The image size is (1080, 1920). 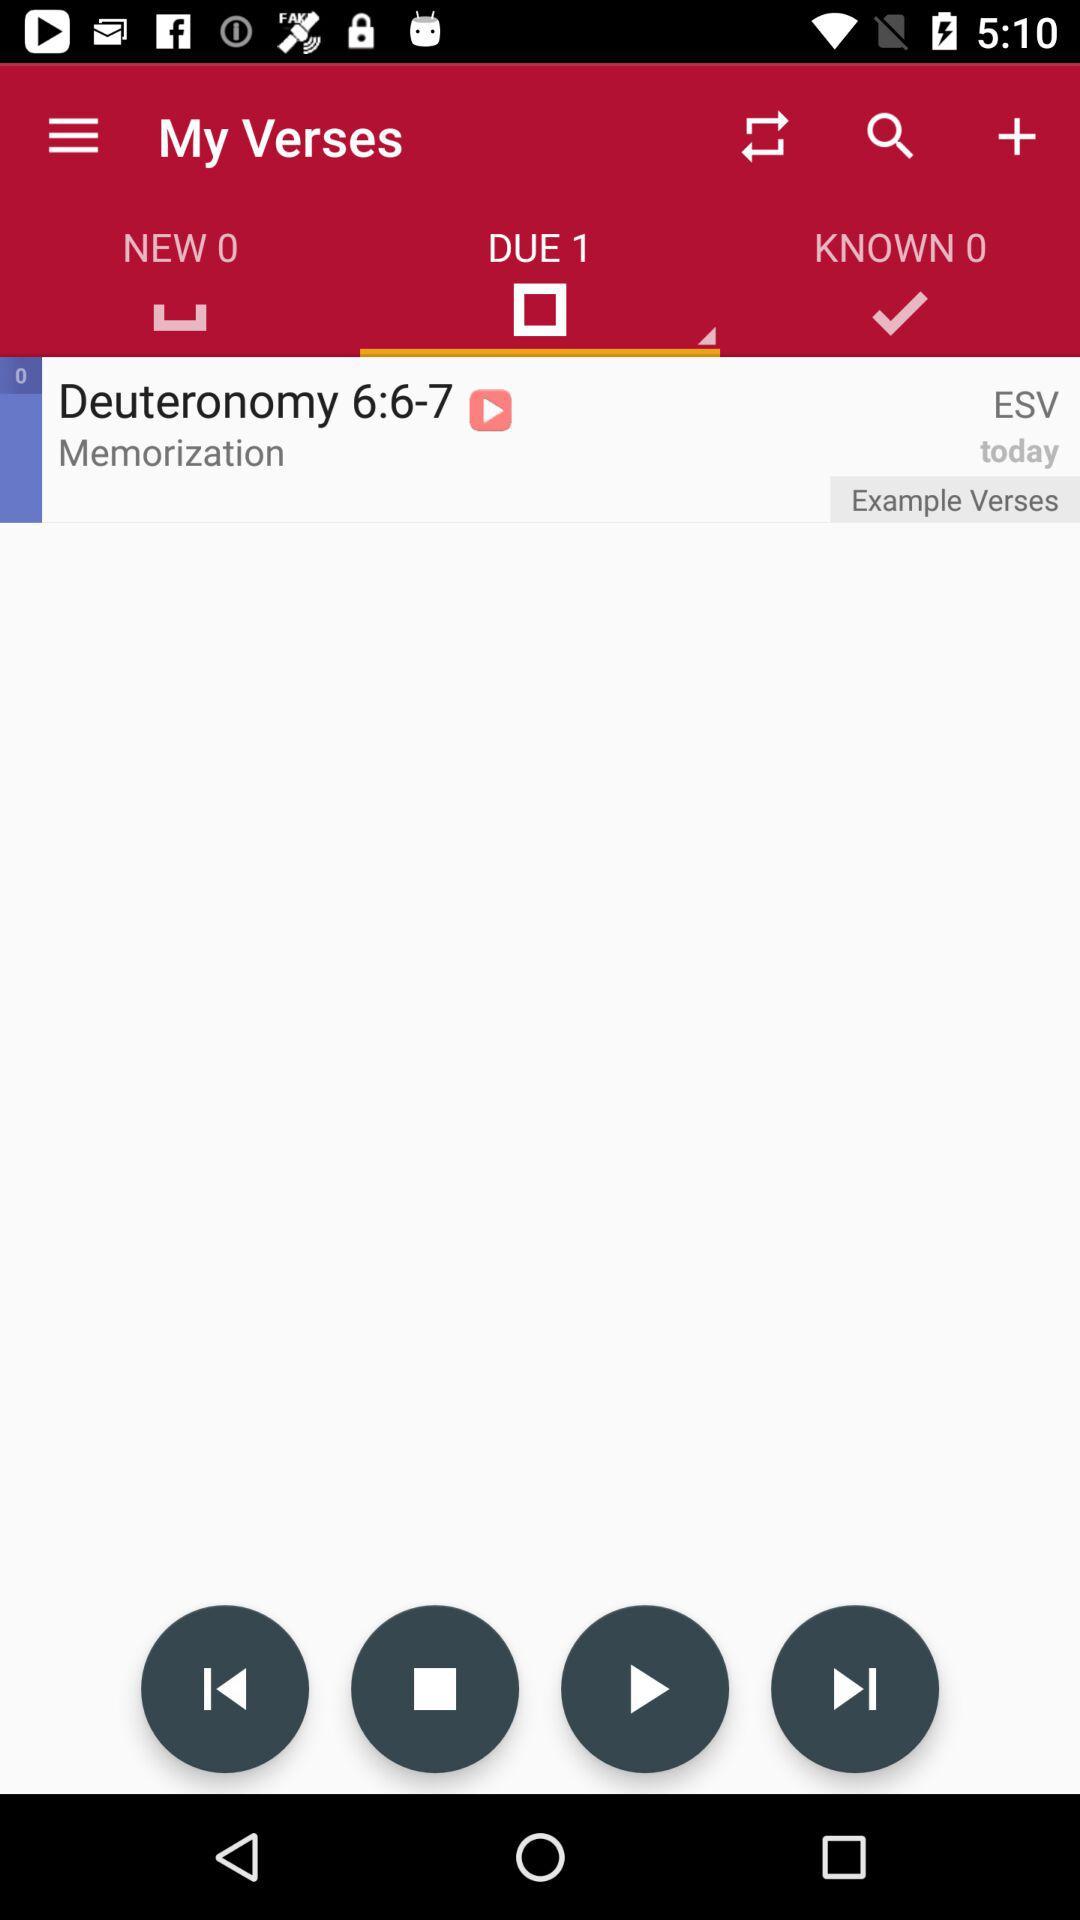 What do you see at coordinates (644, 1688) in the screenshot?
I see `passage` at bounding box center [644, 1688].